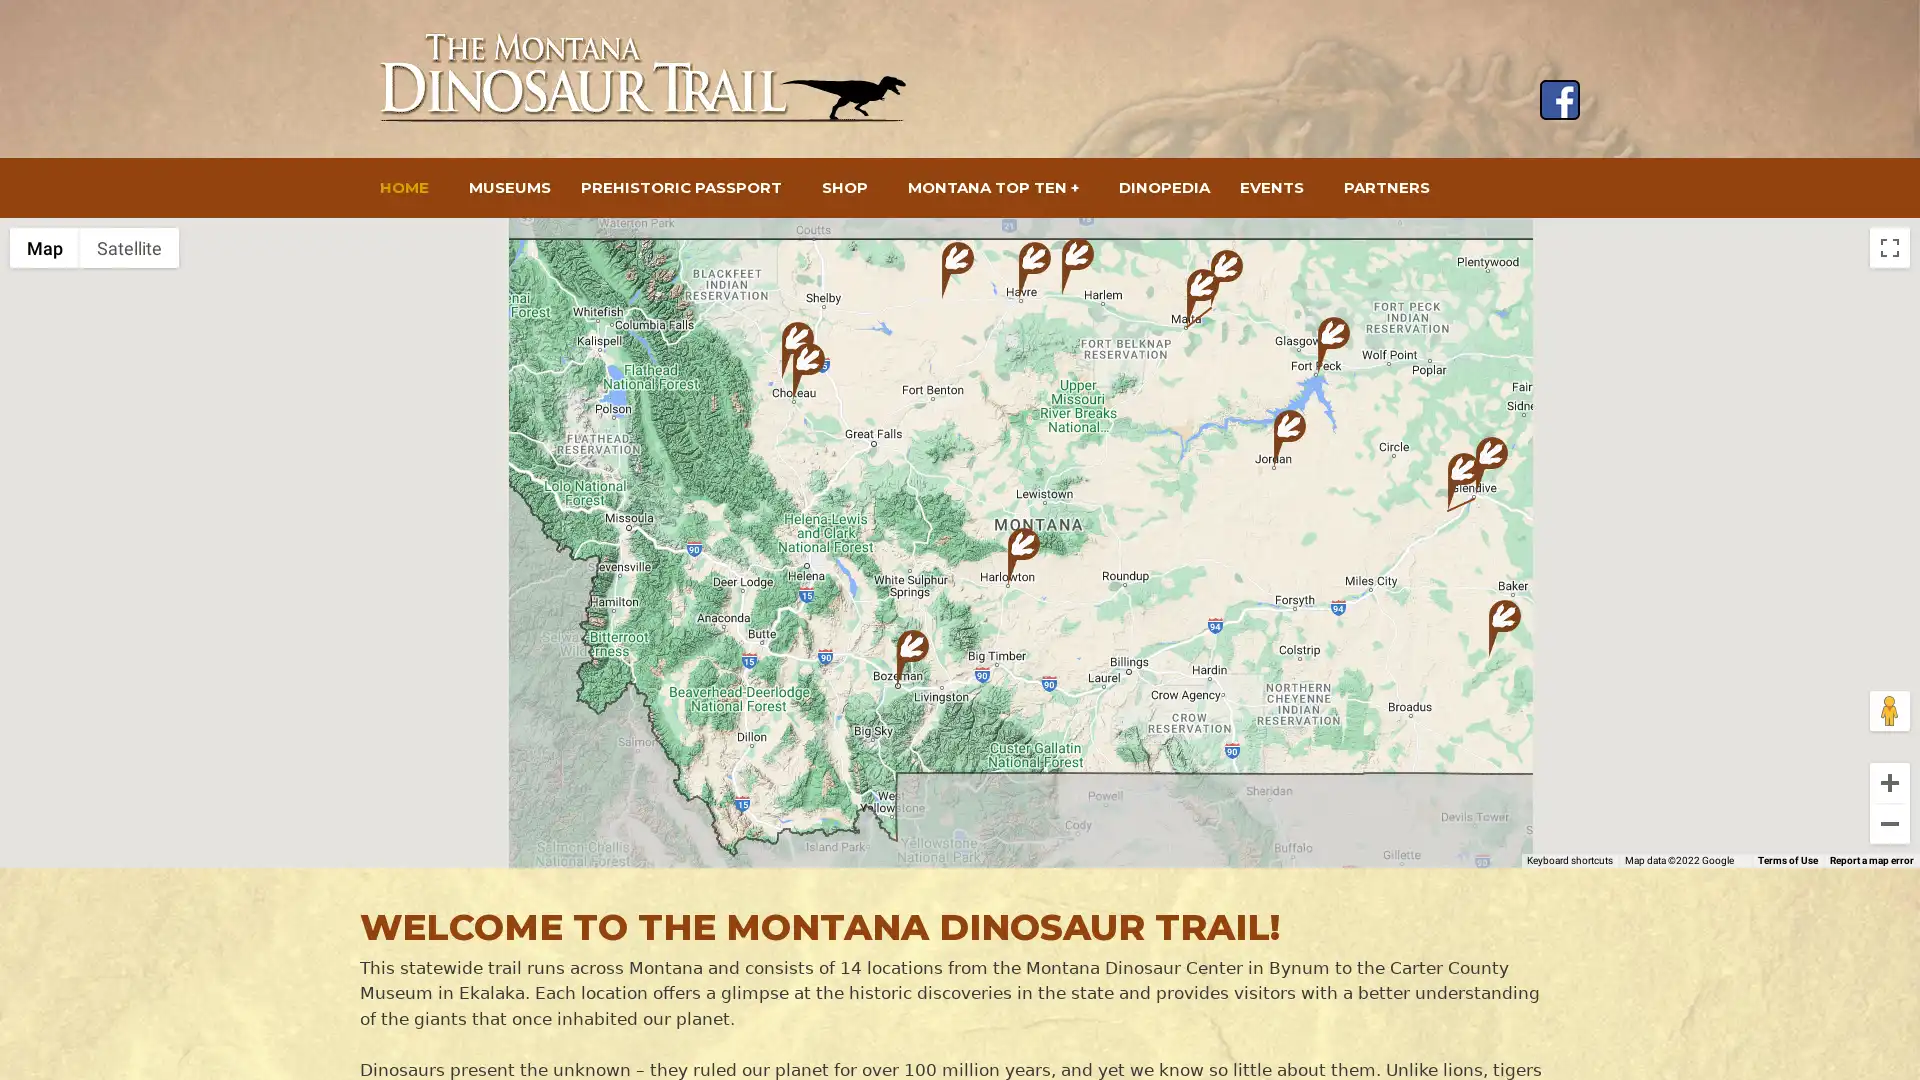 This screenshot has height=1080, width=1920. What do you see at coordinates (809, 371) in the screenshot?
I see `Old Trail Museum` at bounding box center [809, 371].